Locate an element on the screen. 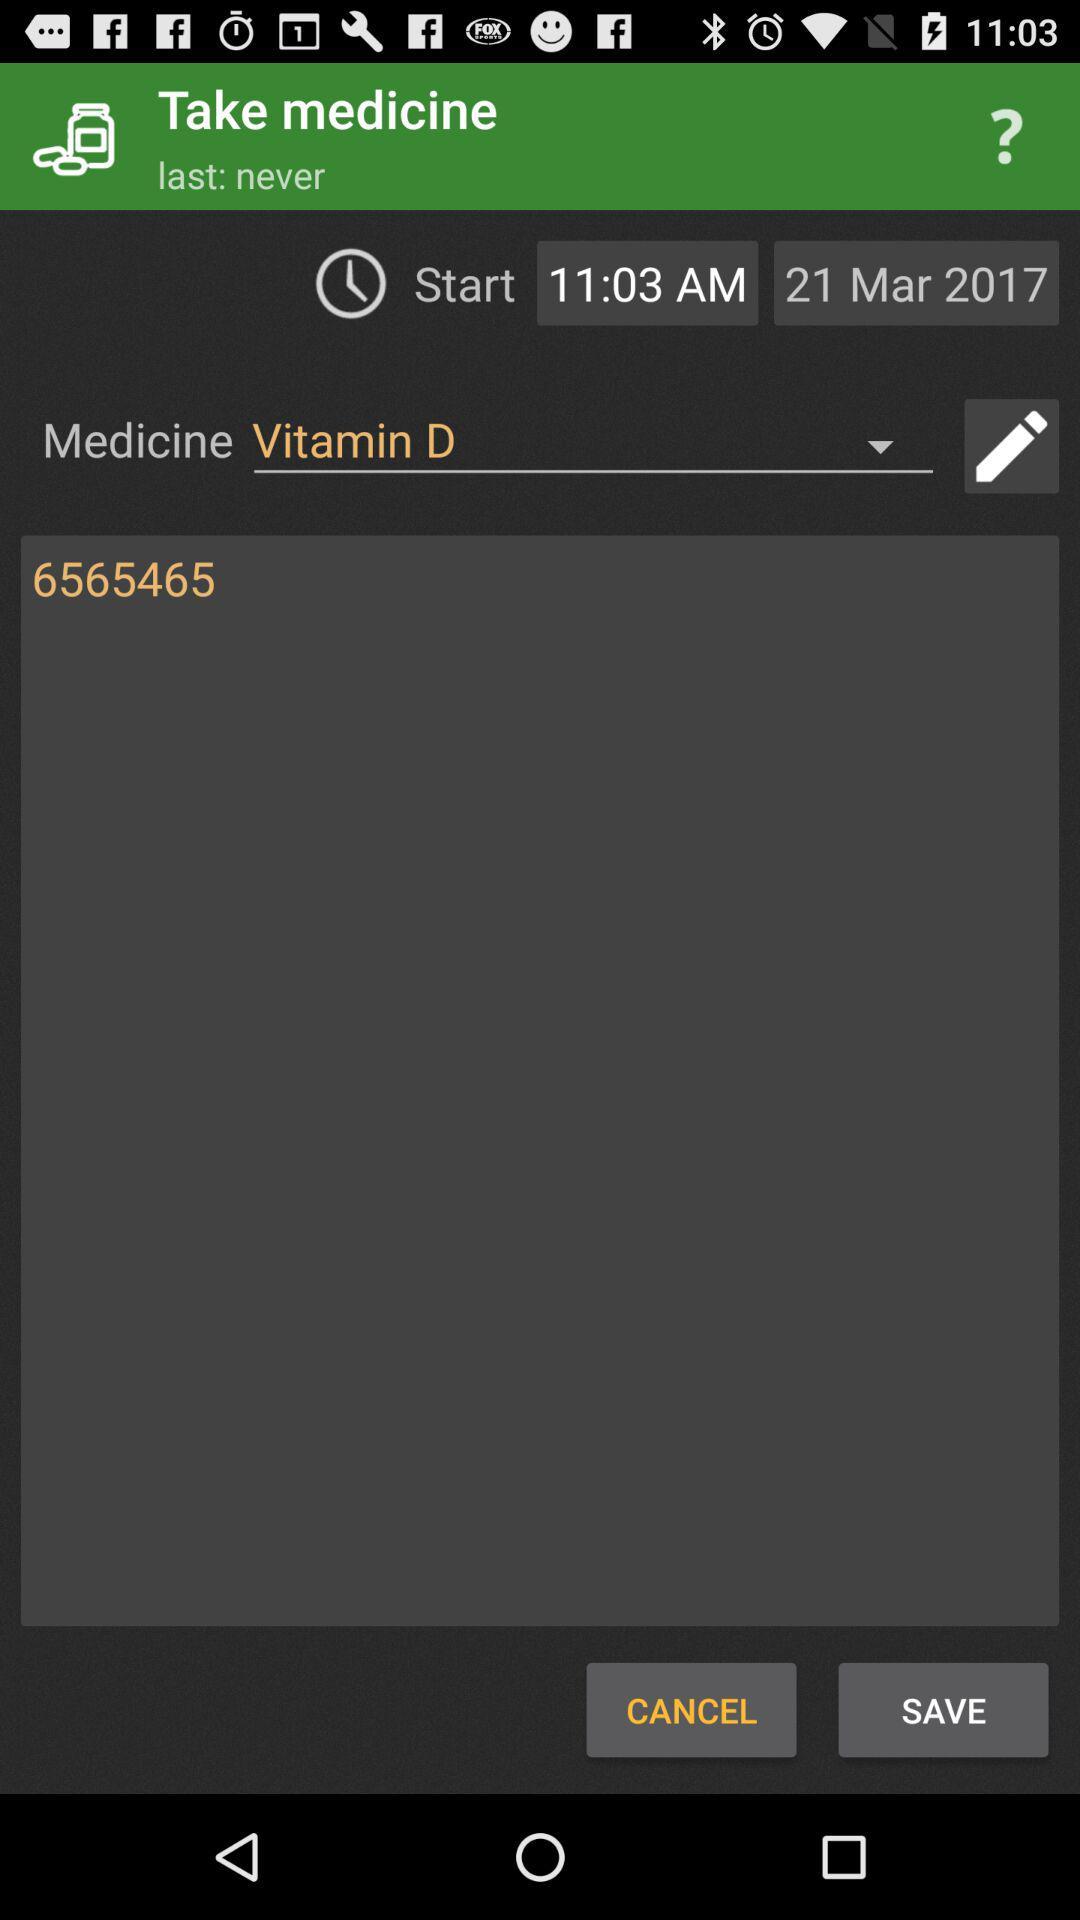 Image resolution: width=1080 pixels, height=1920 pixels. the edit icon is located at coordinates (1011, 476).